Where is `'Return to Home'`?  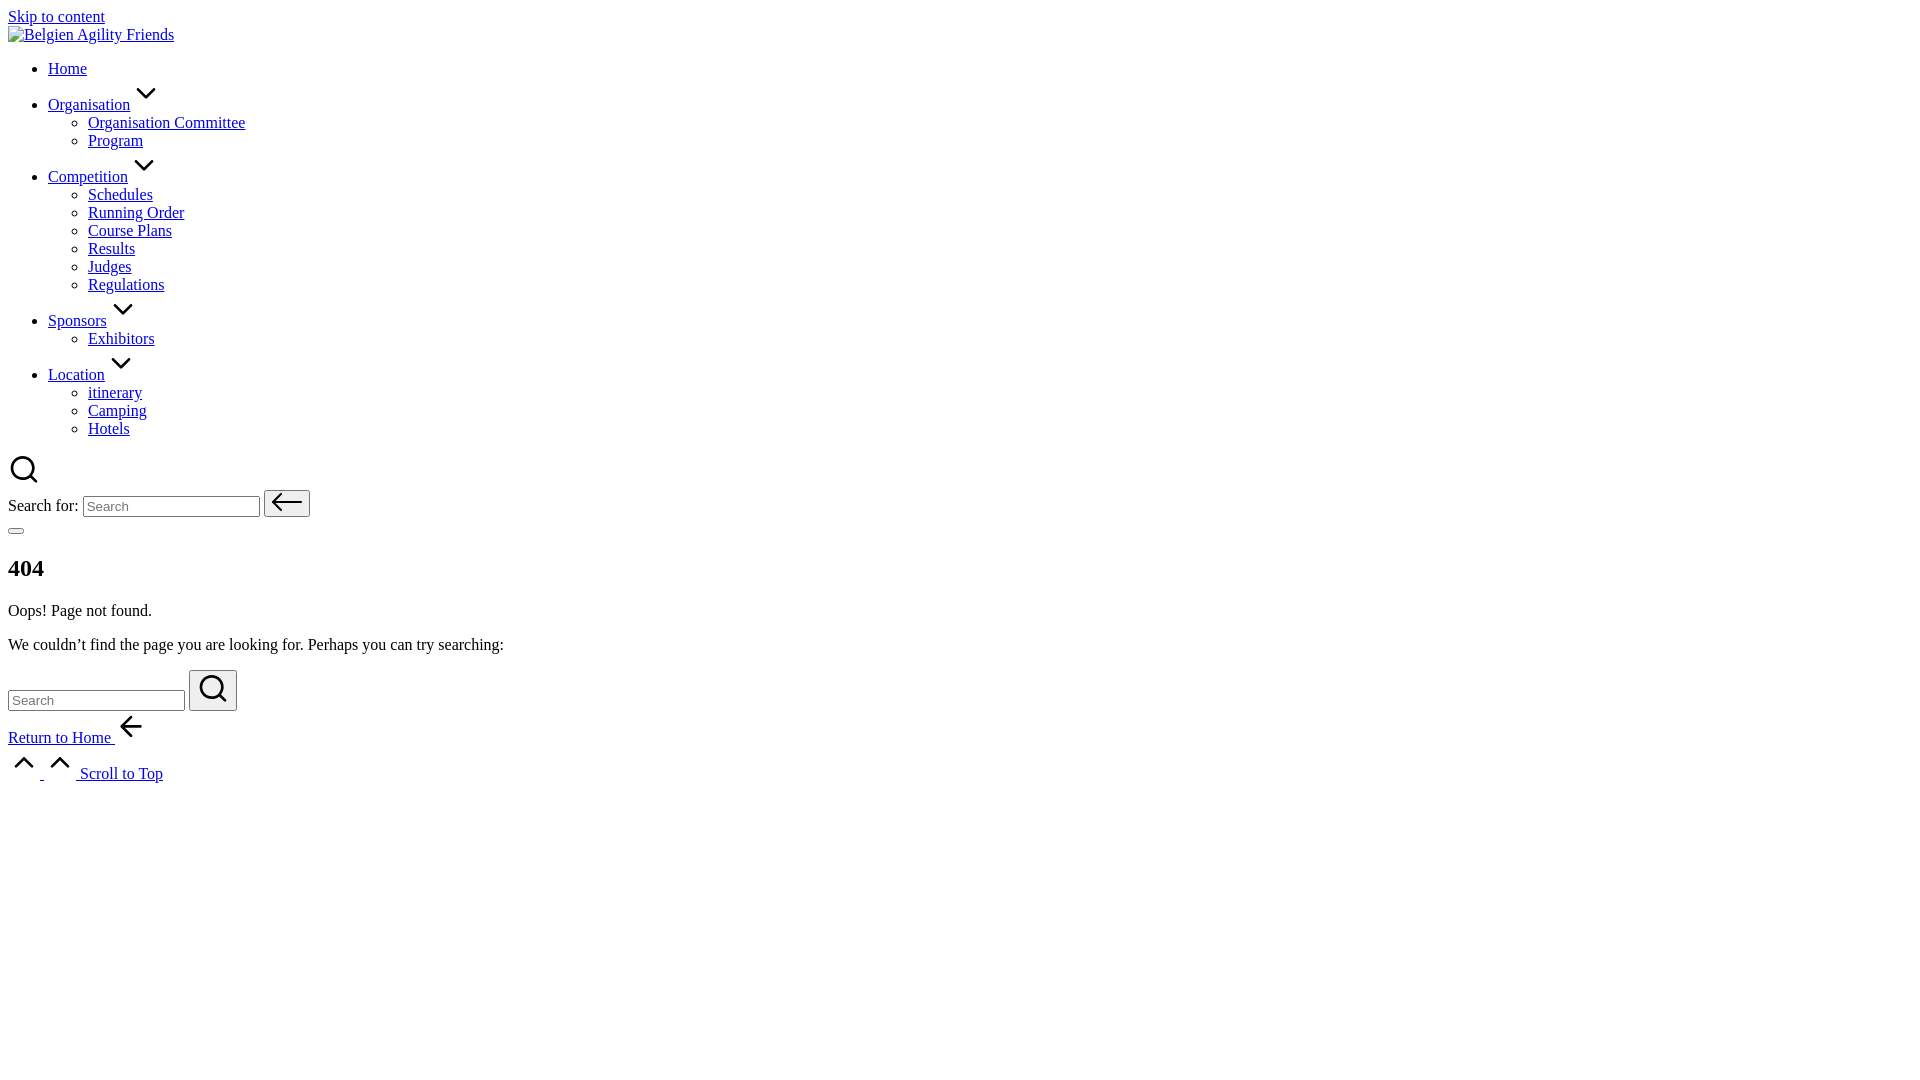
'Return to Home' is located at coordinates (77, 737).